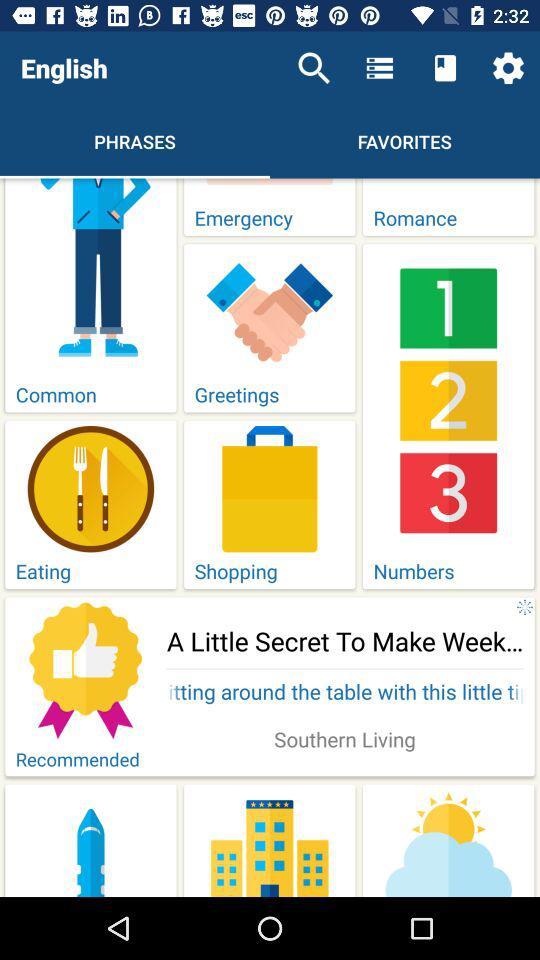 Image resolution: width=540 pixels, height=960 pixels. Describe the element at coordinates (314, 68) in the screenshot. I see `icon to the right of the english icon` at that location.